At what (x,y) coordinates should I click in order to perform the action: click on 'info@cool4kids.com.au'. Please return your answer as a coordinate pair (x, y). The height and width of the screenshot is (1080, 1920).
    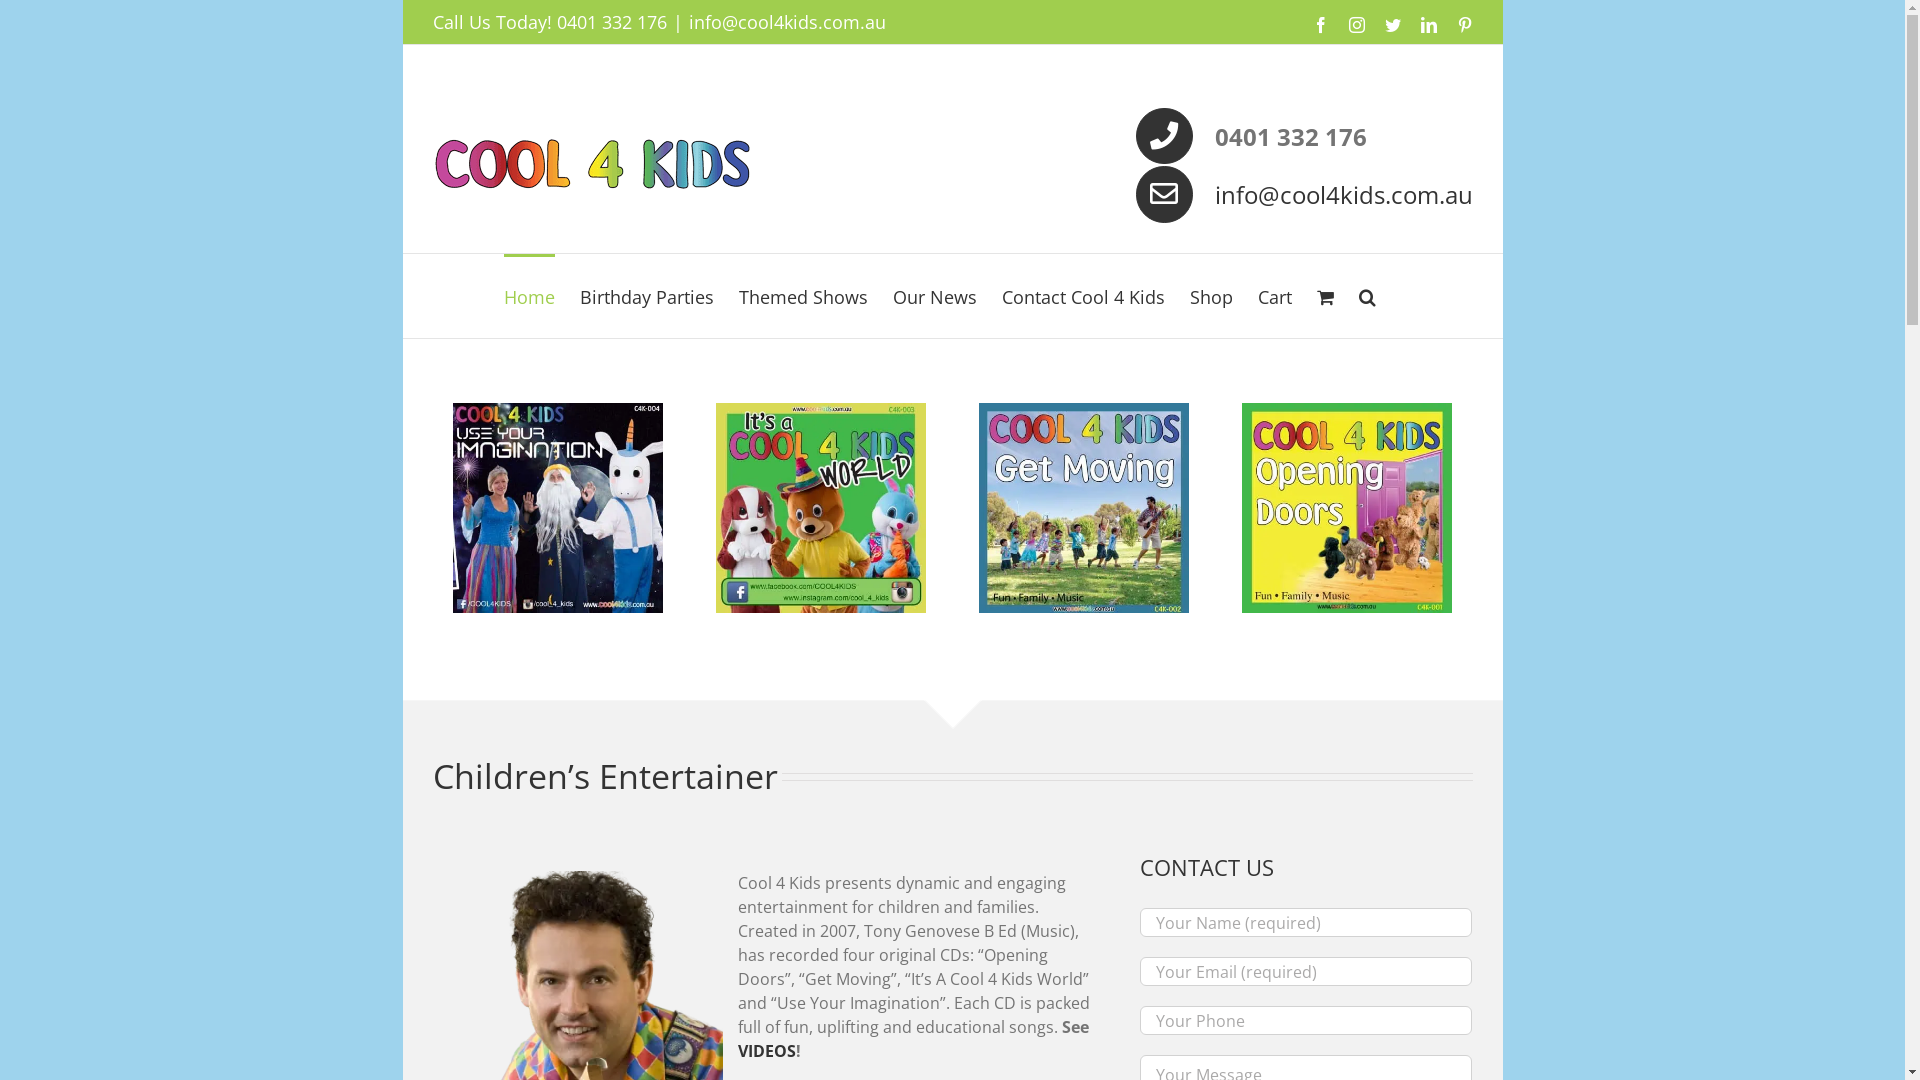
    Looking at the image, I should click on (1343, 194).